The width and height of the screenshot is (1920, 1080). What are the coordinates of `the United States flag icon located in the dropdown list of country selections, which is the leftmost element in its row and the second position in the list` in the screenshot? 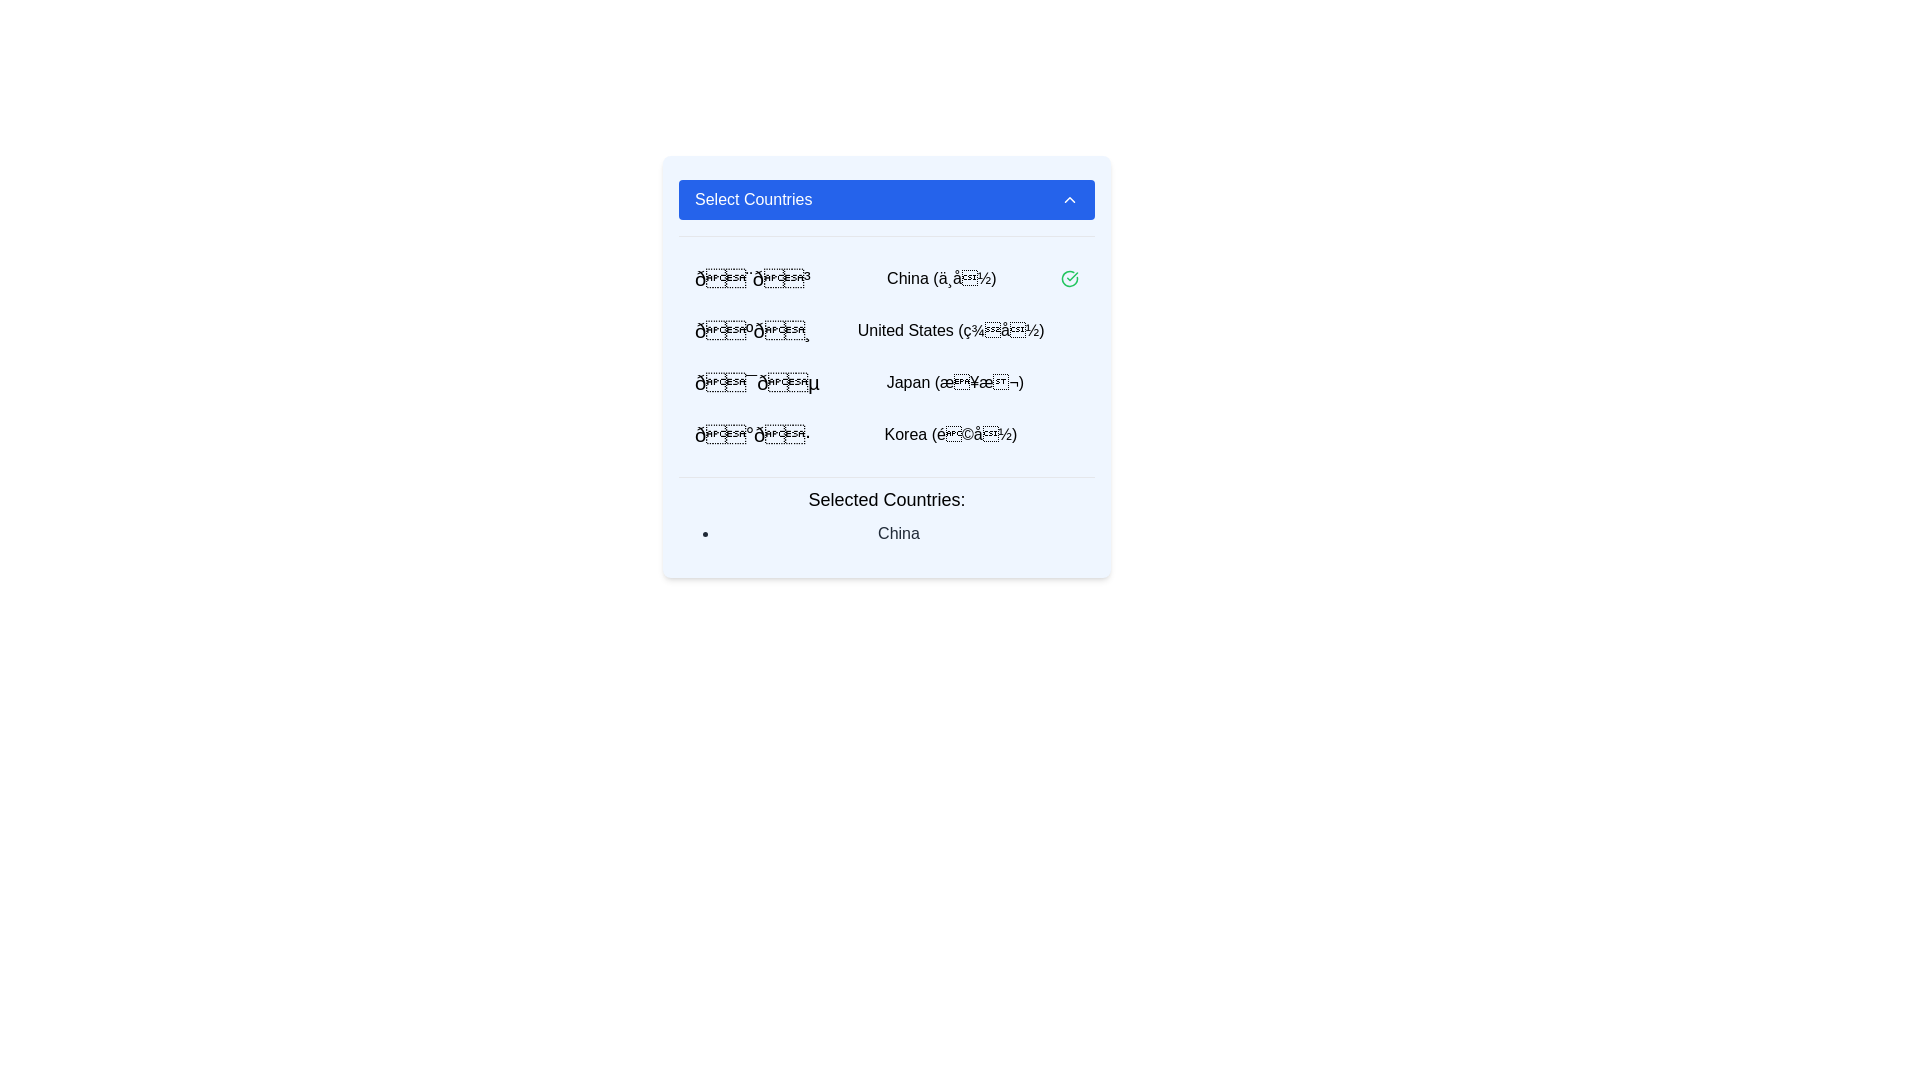 It's located at (752, 330).